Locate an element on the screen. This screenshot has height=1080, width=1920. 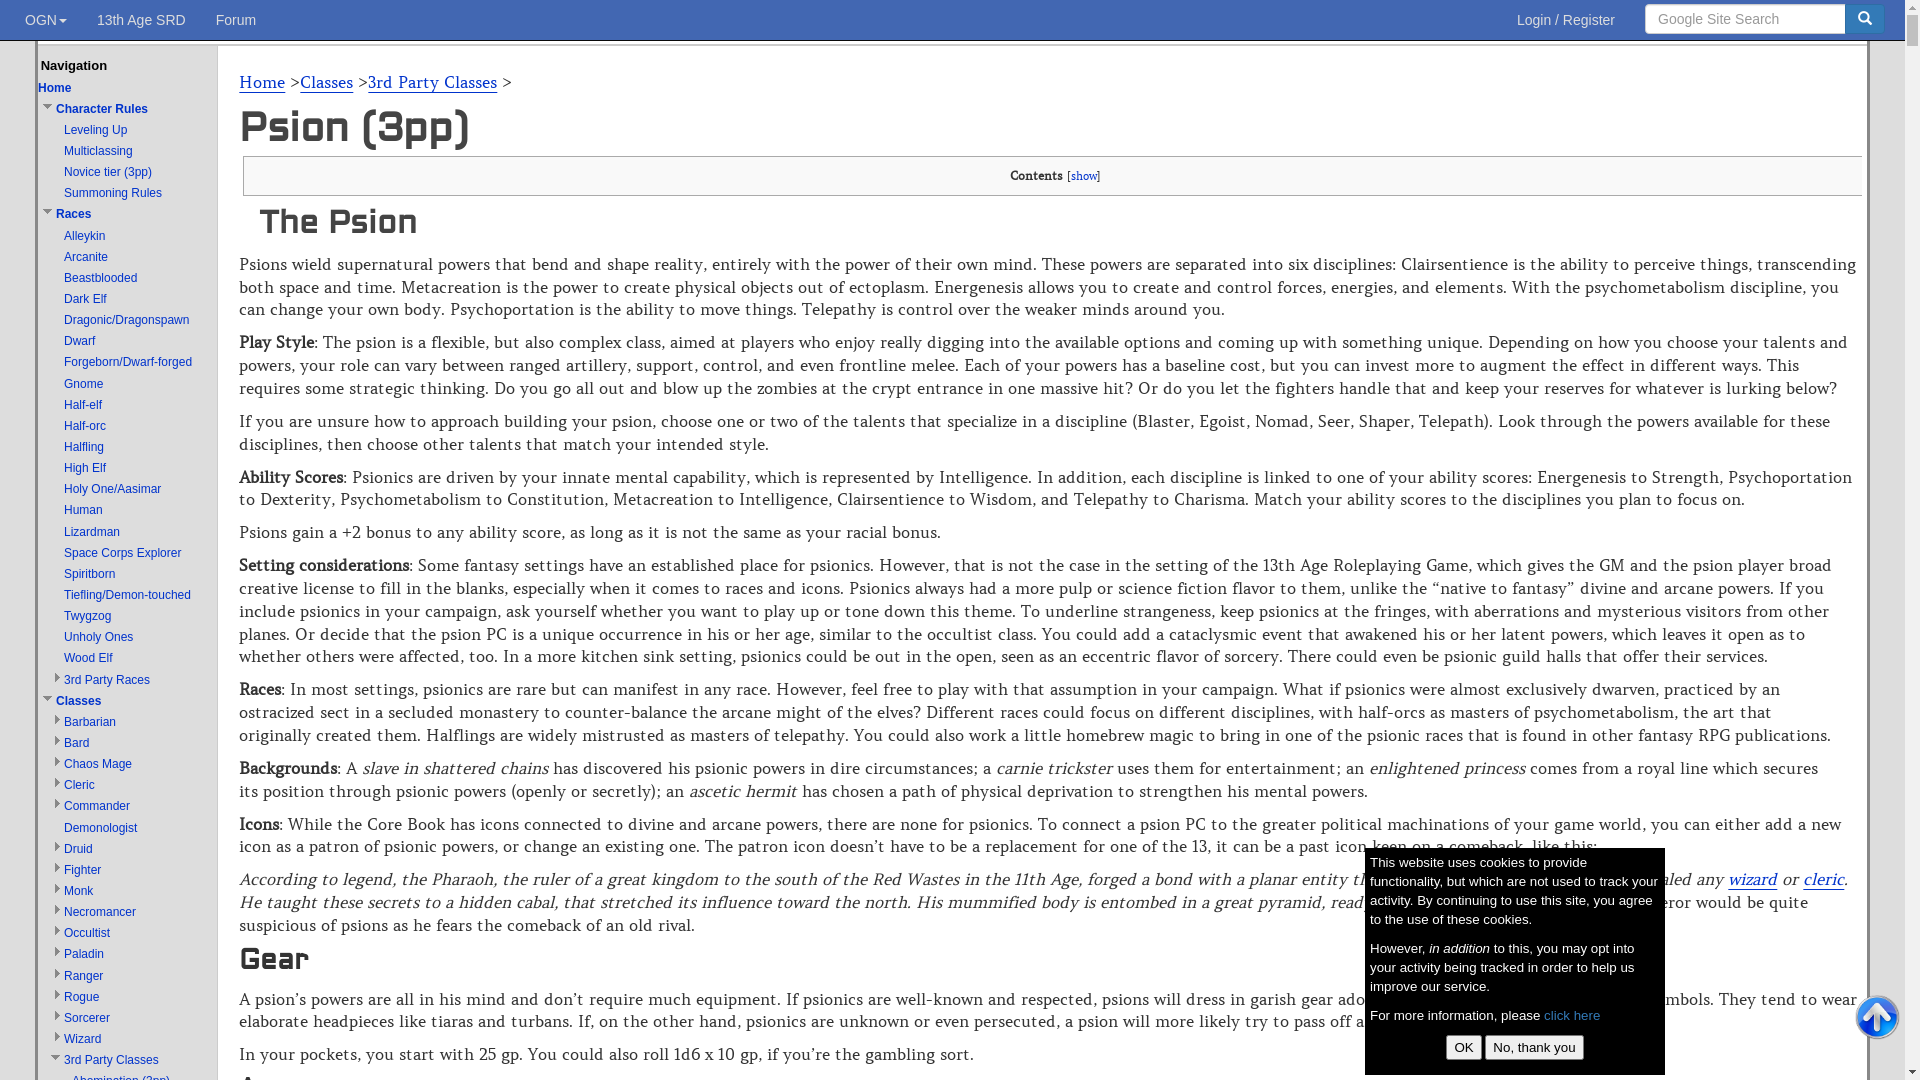
'Cleric' is located at coordinates (63, 784).